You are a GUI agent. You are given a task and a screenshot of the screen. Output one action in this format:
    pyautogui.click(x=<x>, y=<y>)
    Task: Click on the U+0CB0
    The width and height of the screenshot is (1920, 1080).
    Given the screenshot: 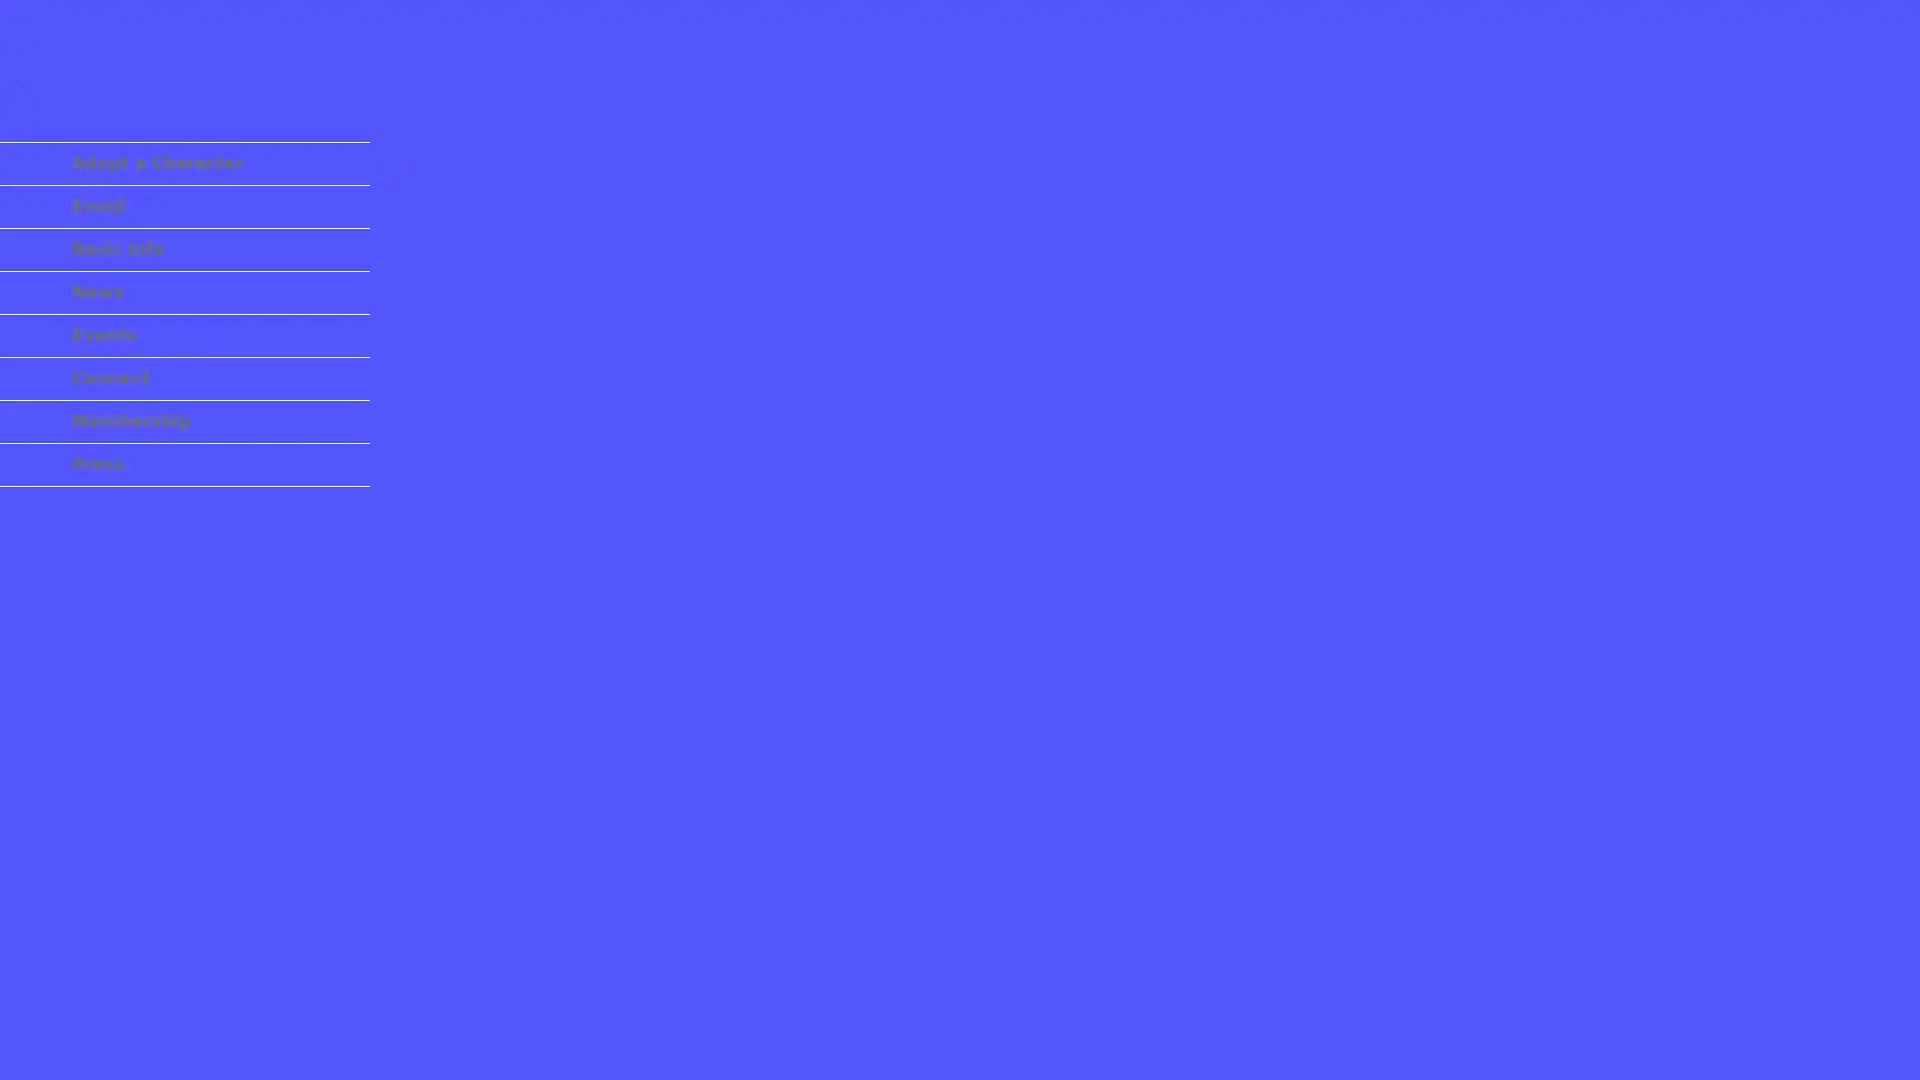 What is the action you would take?
    pyautogui.click(x=595, y=385)
    